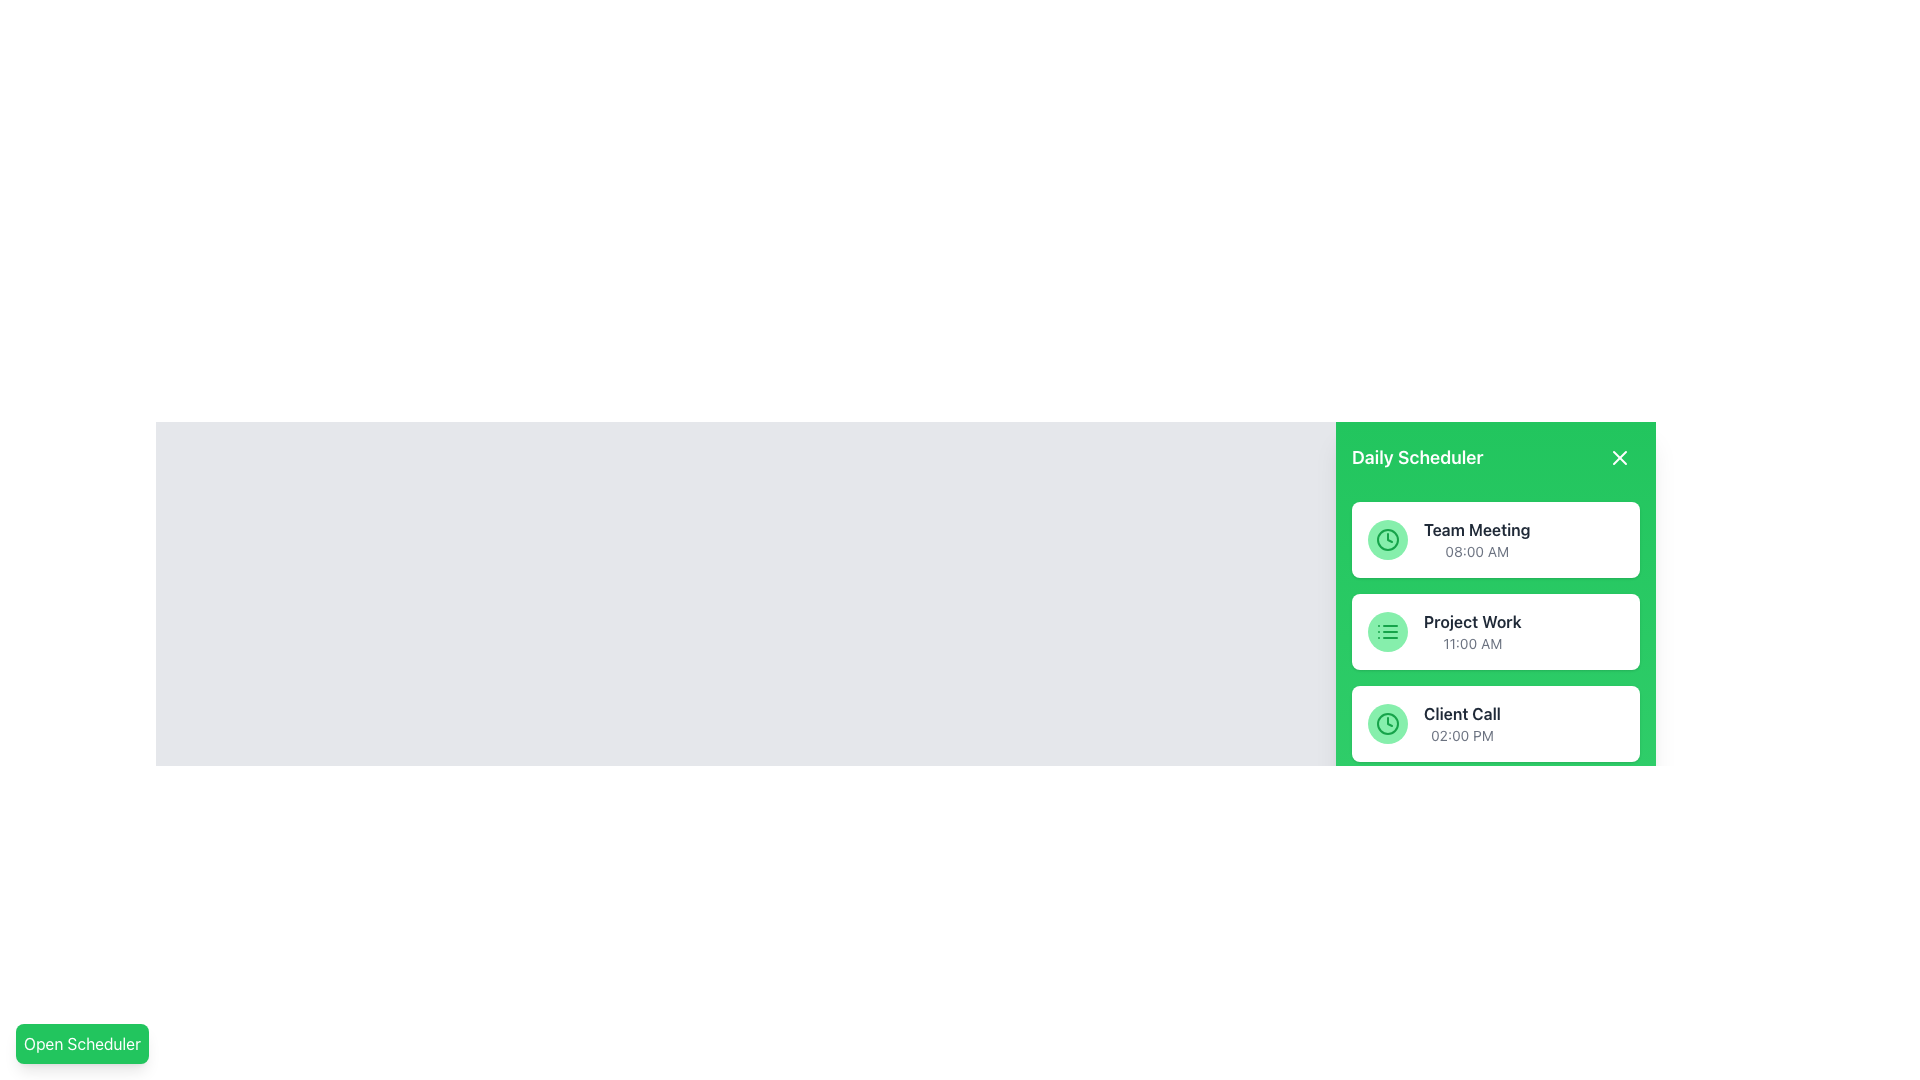 This screenshot has height=1080, width=1920. Describe the element at coordinates (1477, 540) in the screenshot. I see `information displayed for the scheduled event titled 'Team Meeting' at '08:00 AM', which is the first item in the vertical list of scheduling items` at that location.